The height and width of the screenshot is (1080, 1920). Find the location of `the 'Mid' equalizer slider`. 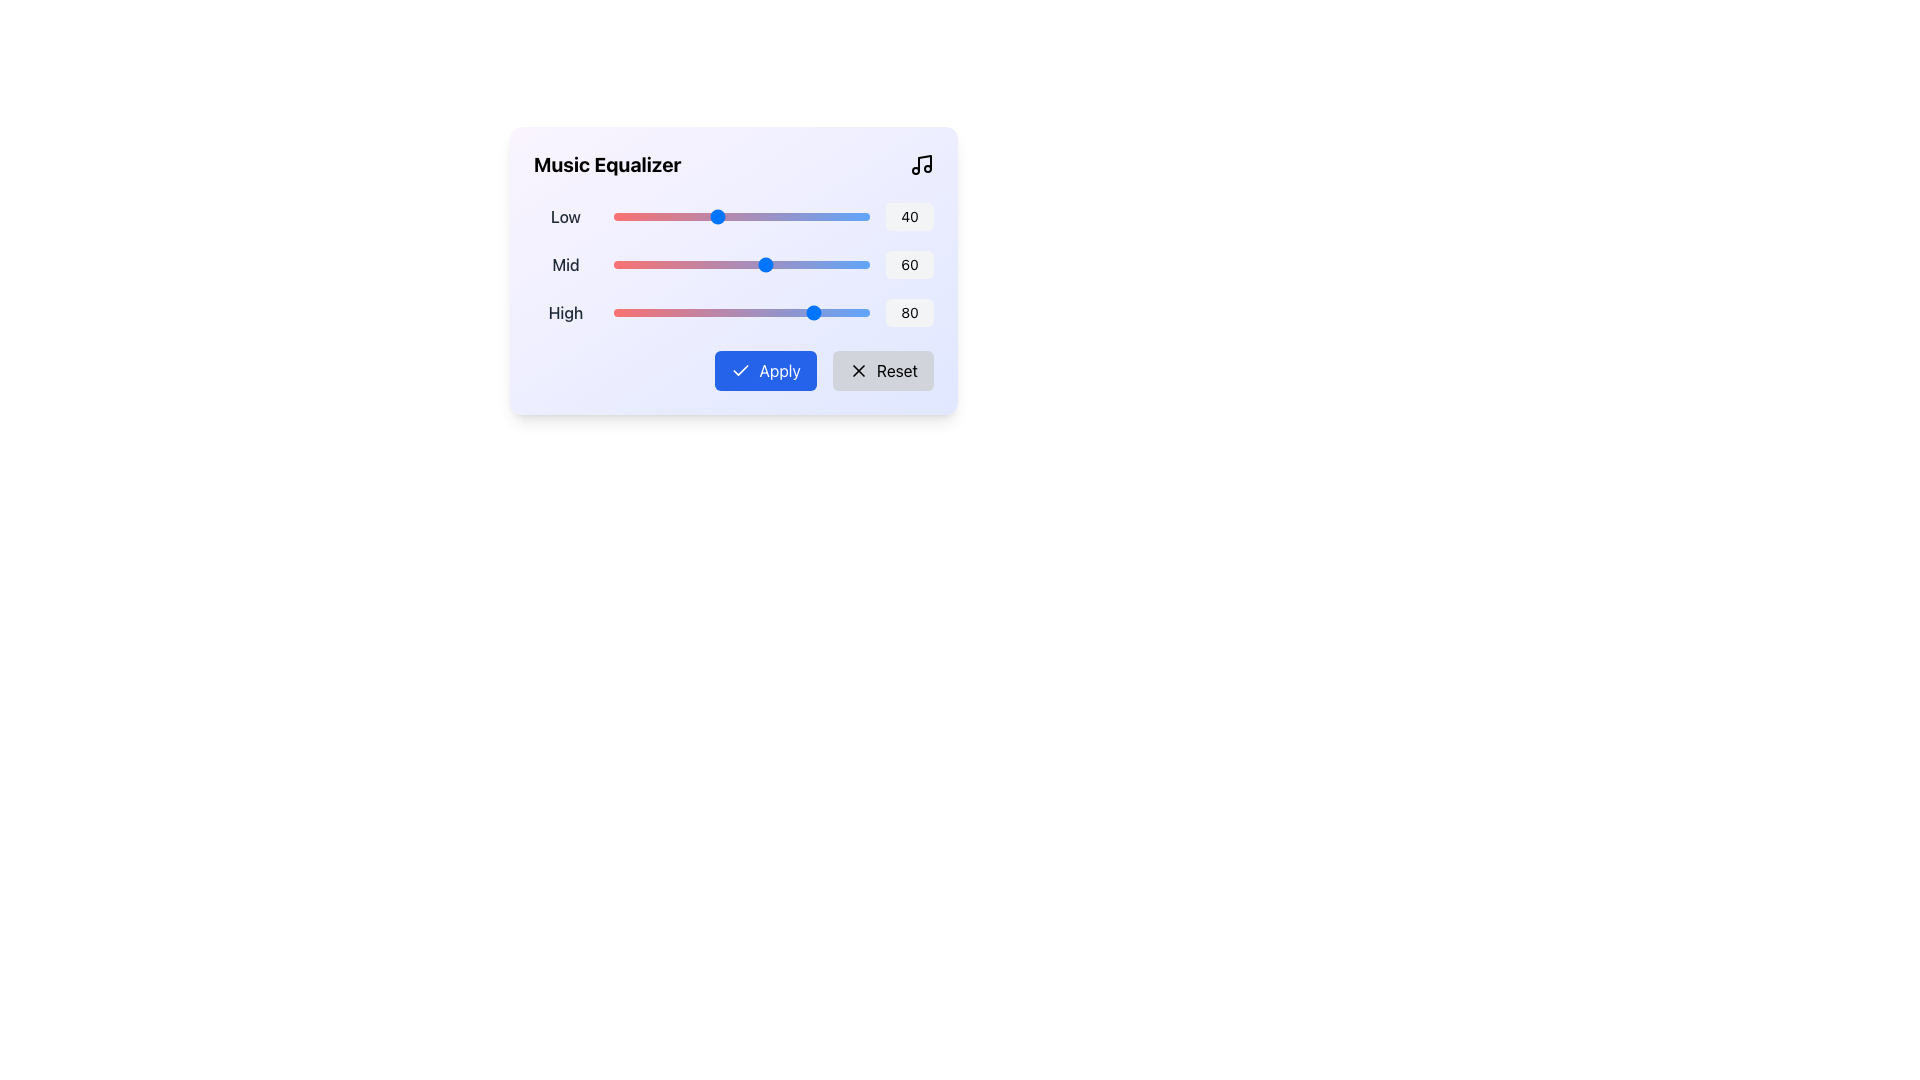

the 'Mid' equalizer slider is located at coordinates (862, 264).